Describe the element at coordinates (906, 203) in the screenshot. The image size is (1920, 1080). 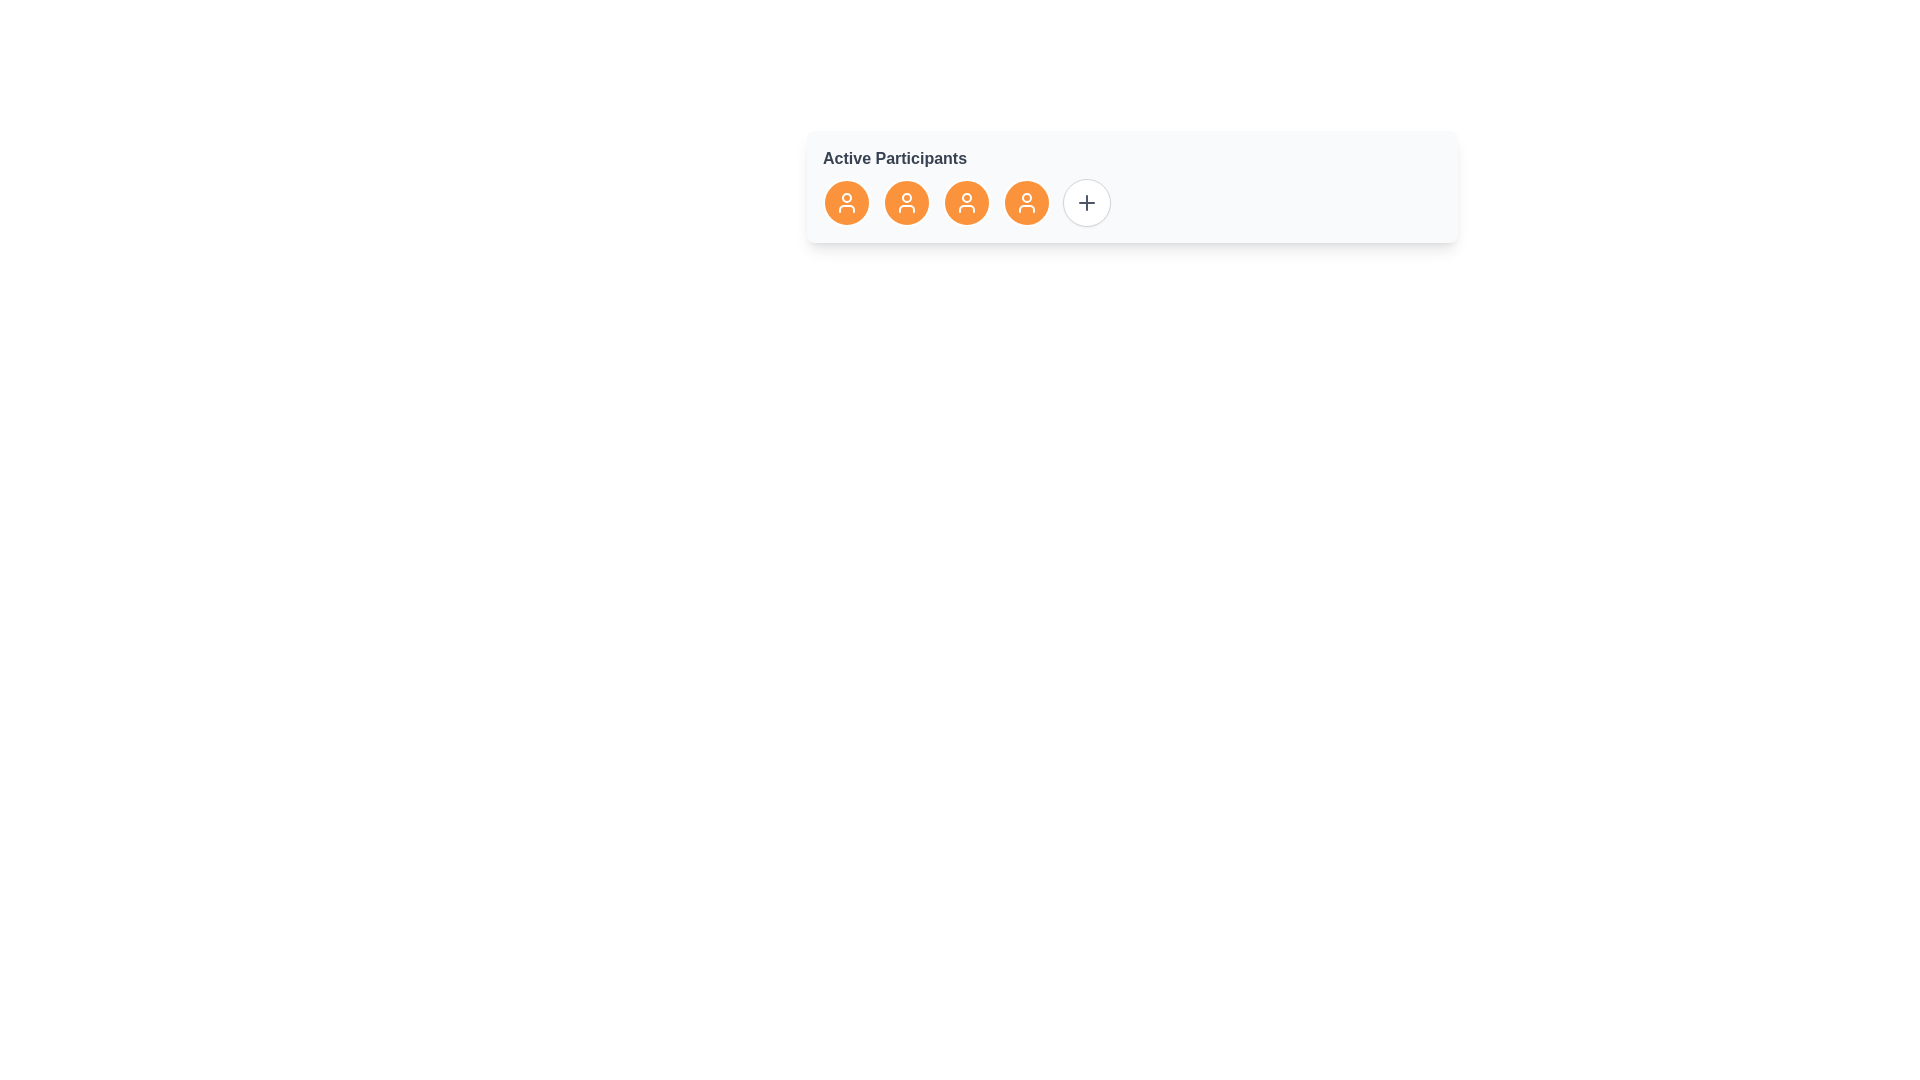
I see `the user silhouette vector icon embedded in the circular orange button located in the list under 'Active Participants'. It is the second button from the left` at that location.